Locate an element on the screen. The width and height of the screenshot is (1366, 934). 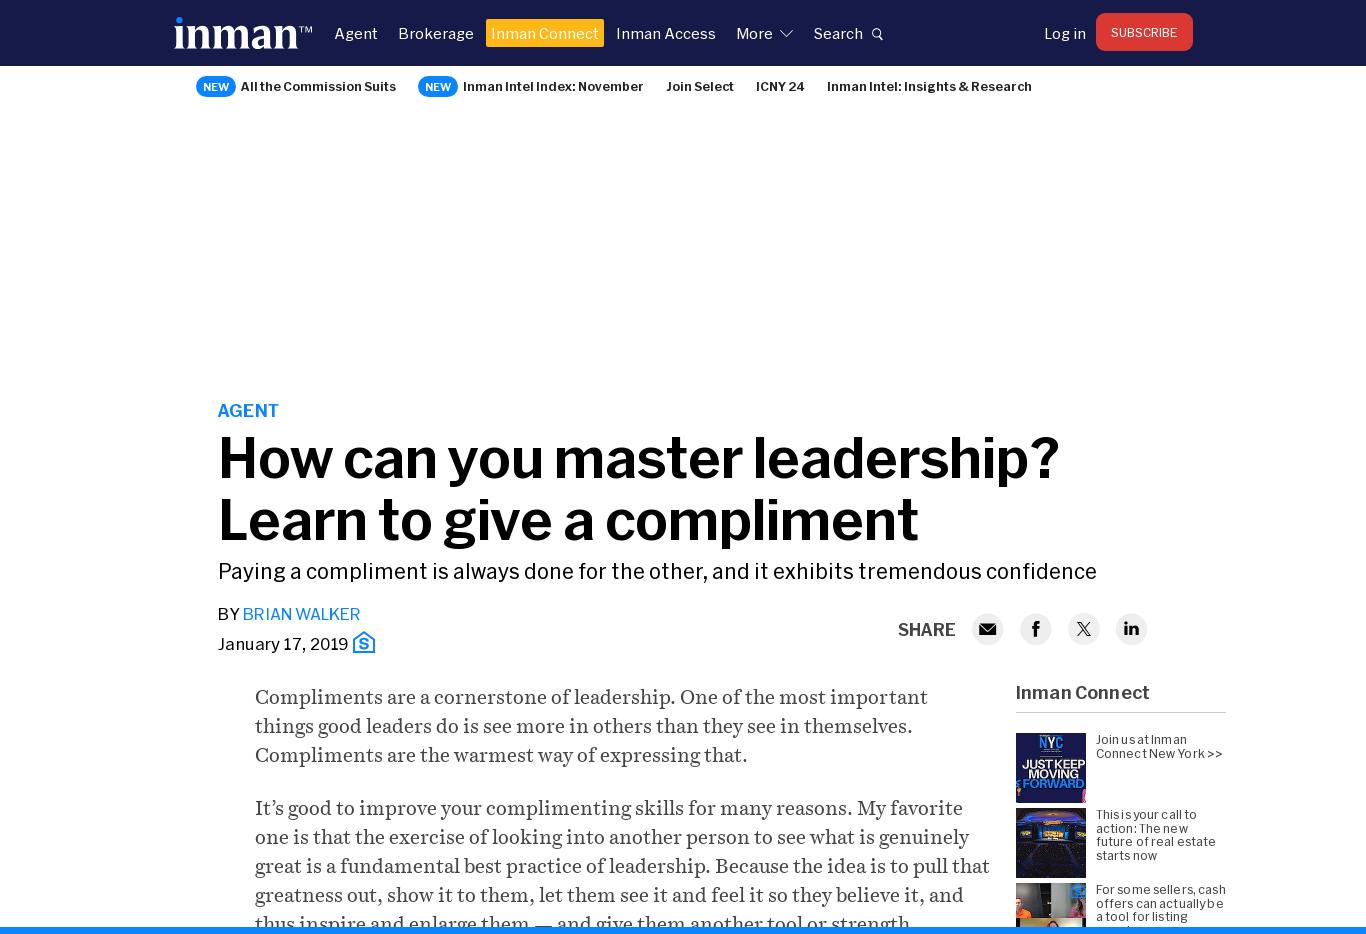
'January 17, 2019' is located at coordinates (217, 643).